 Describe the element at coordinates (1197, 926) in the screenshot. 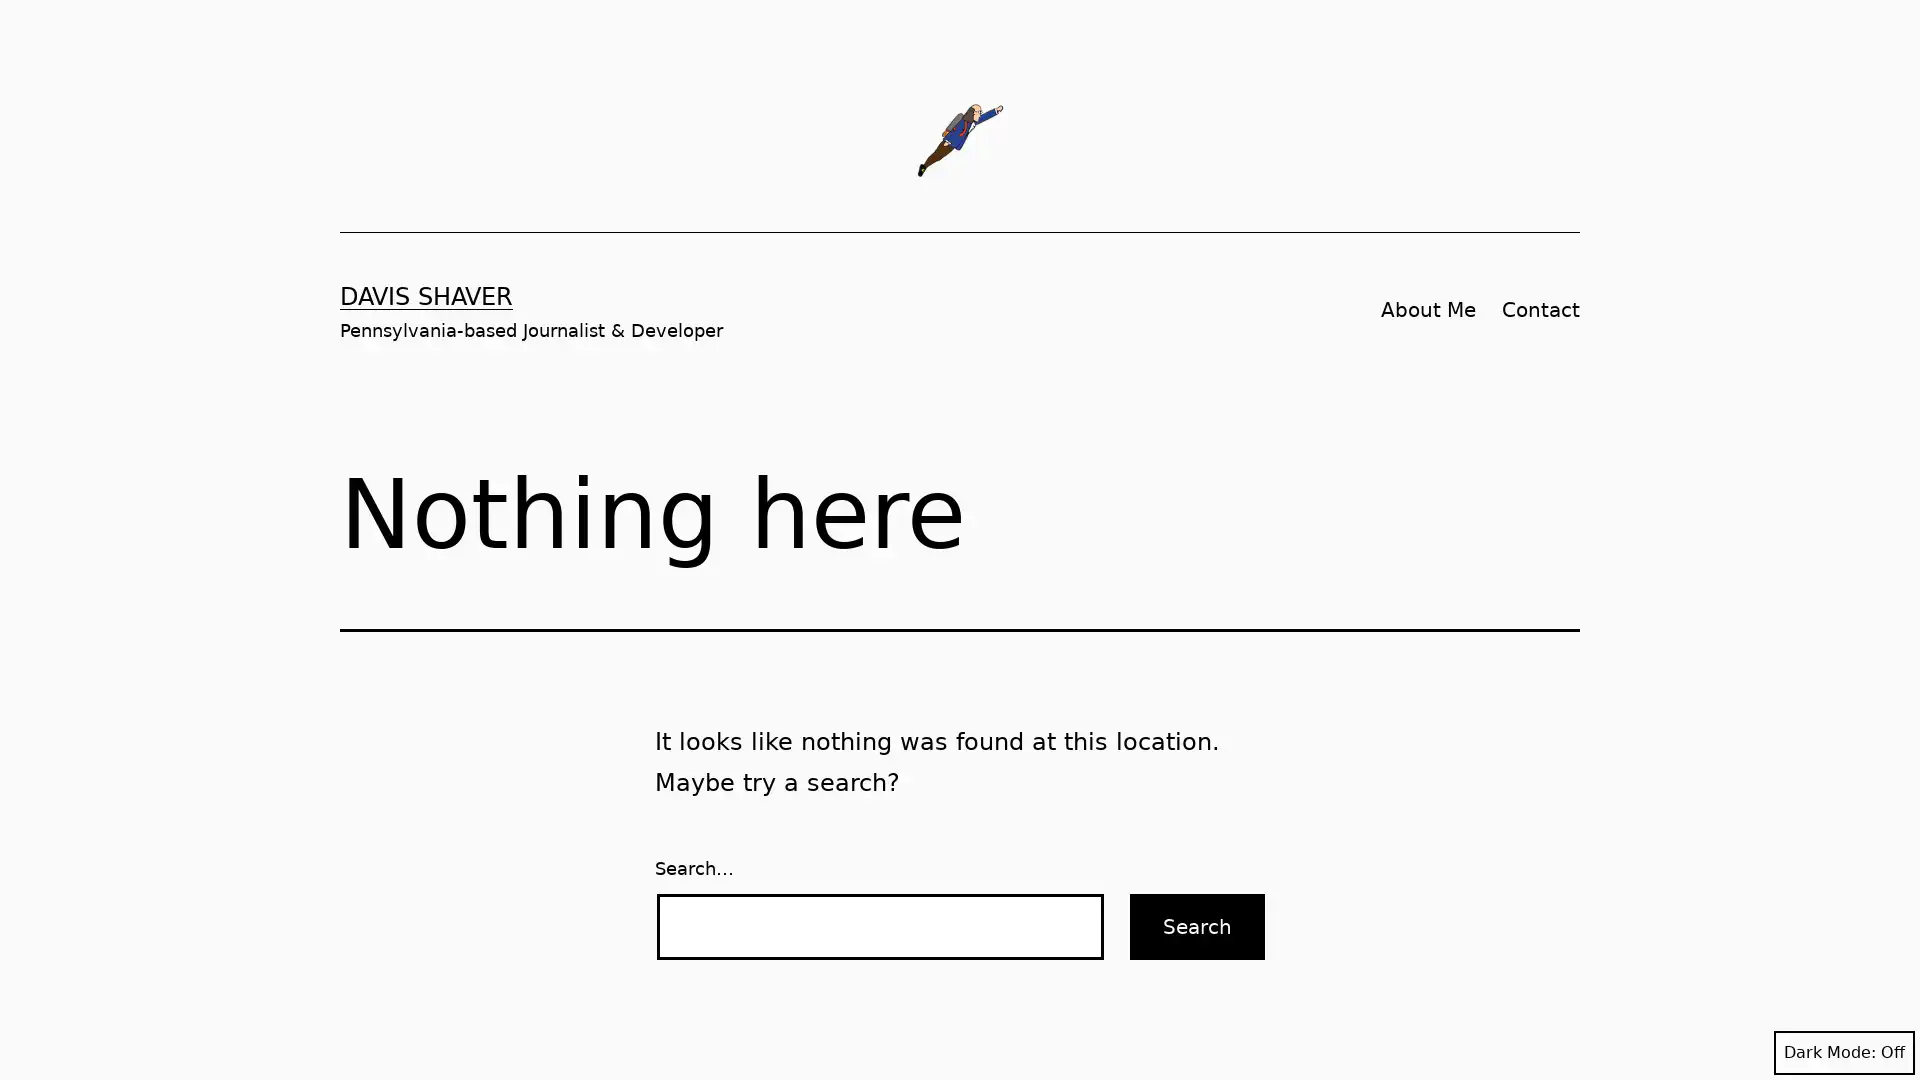

I see `Search` at that location.